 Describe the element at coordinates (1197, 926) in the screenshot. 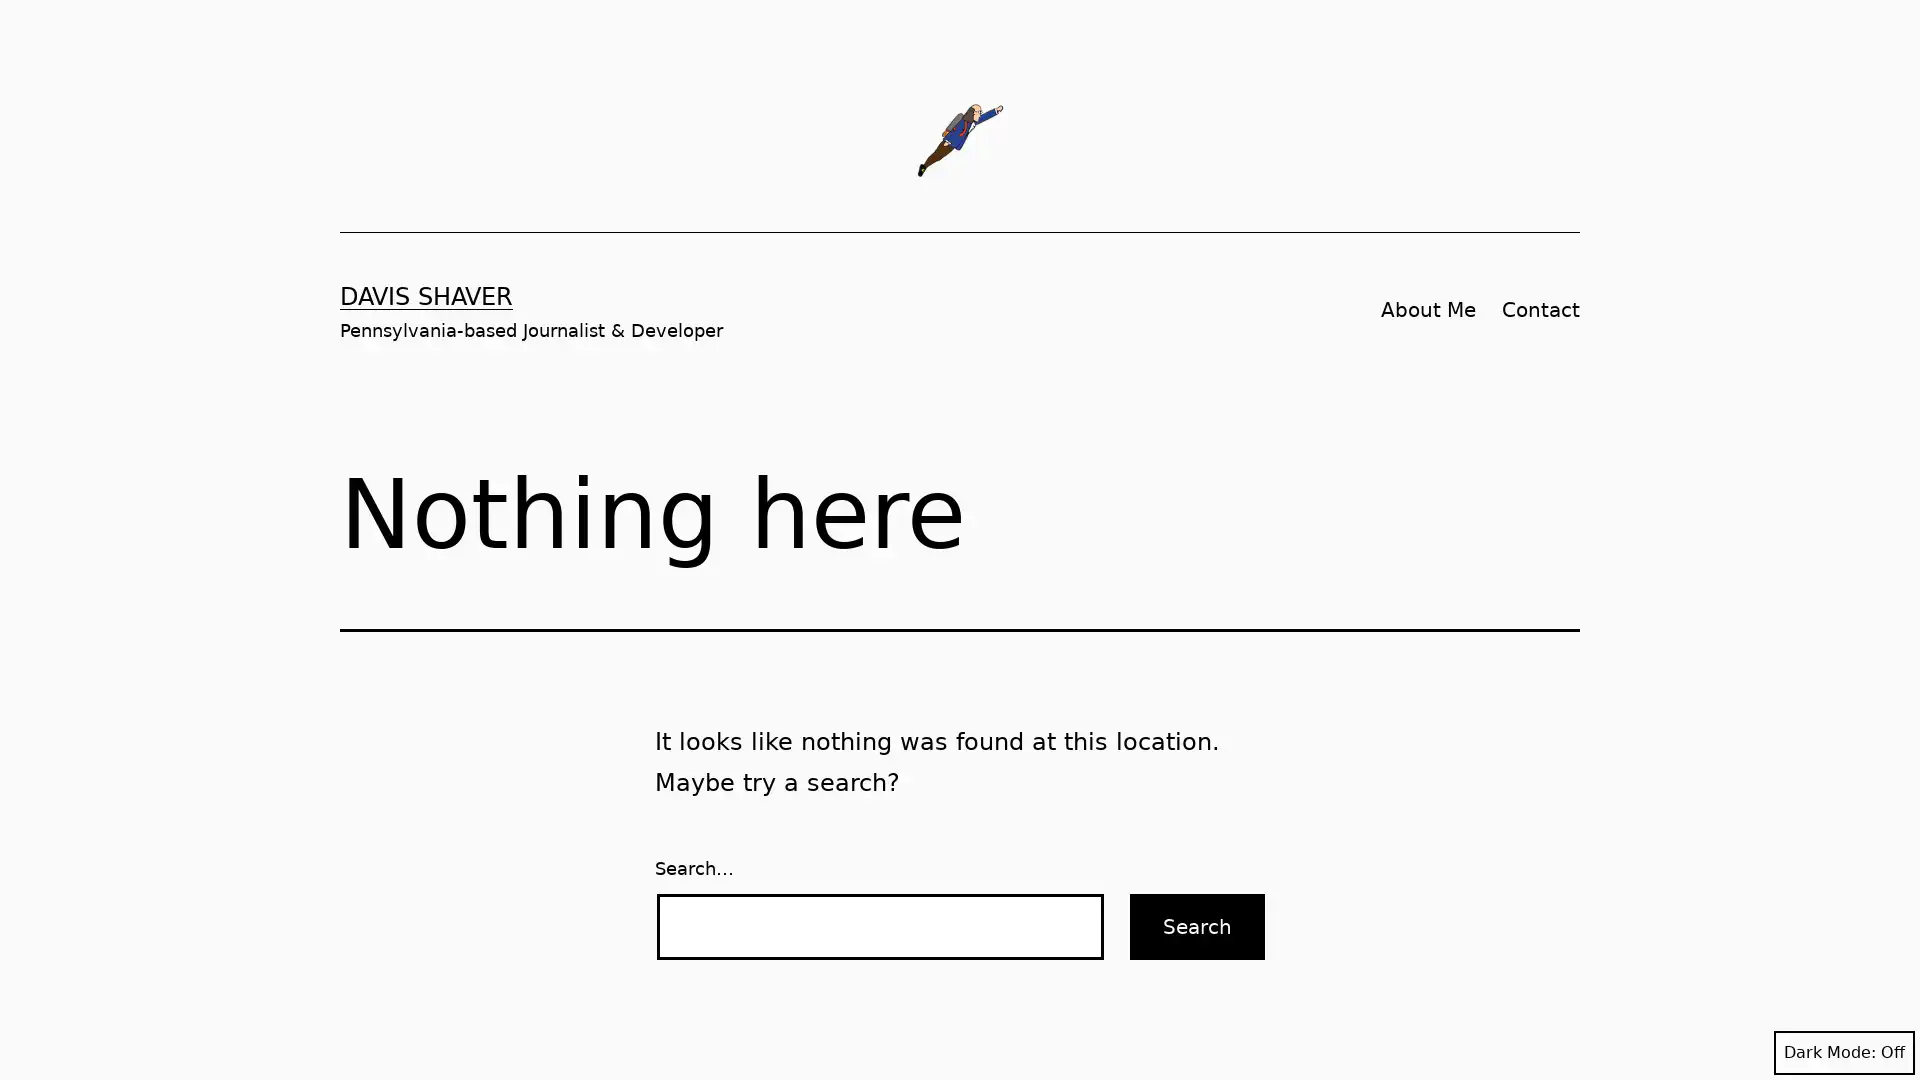

I see `Search` at that location.